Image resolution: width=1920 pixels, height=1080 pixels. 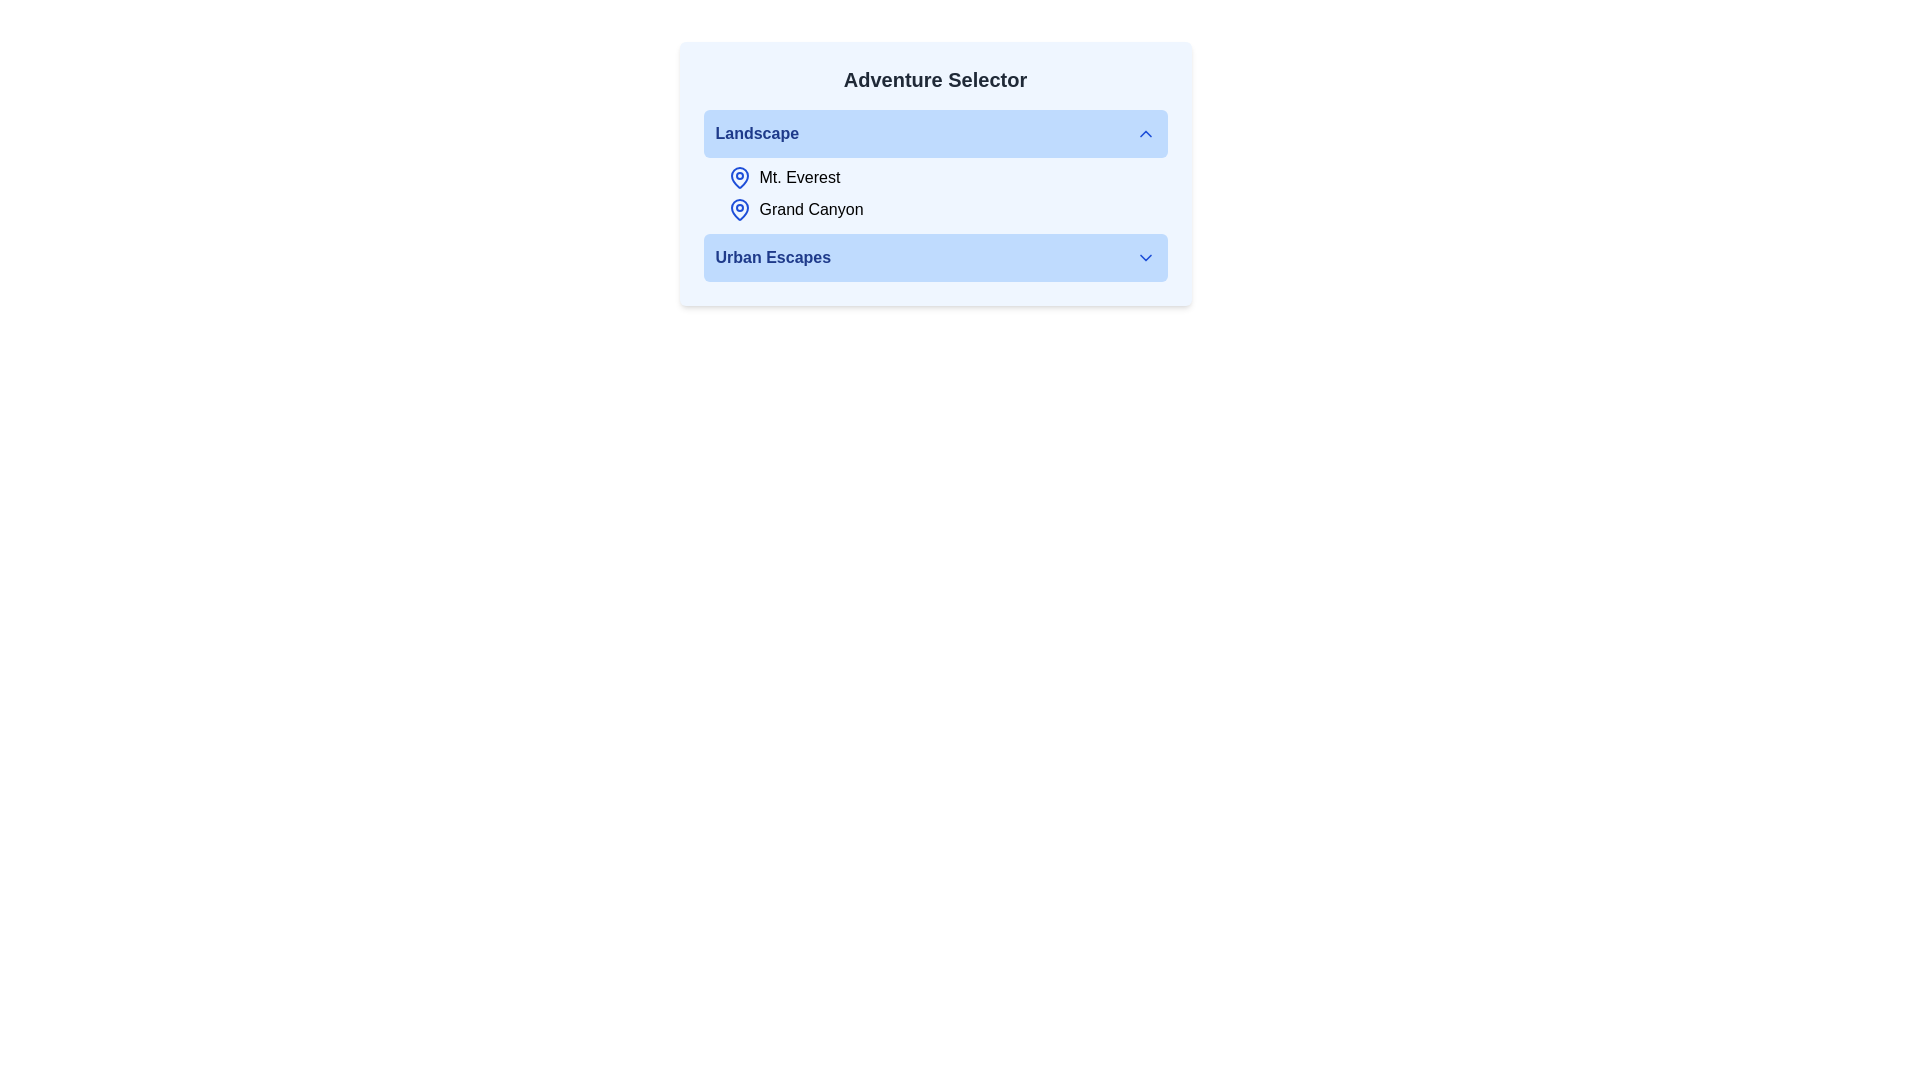 What do you see at coordinates (946, 209) in the screenshot?
I see `the 'Grand Canyon' option in the 'Adventure Selector' interface` at bounding box center [946, 209].